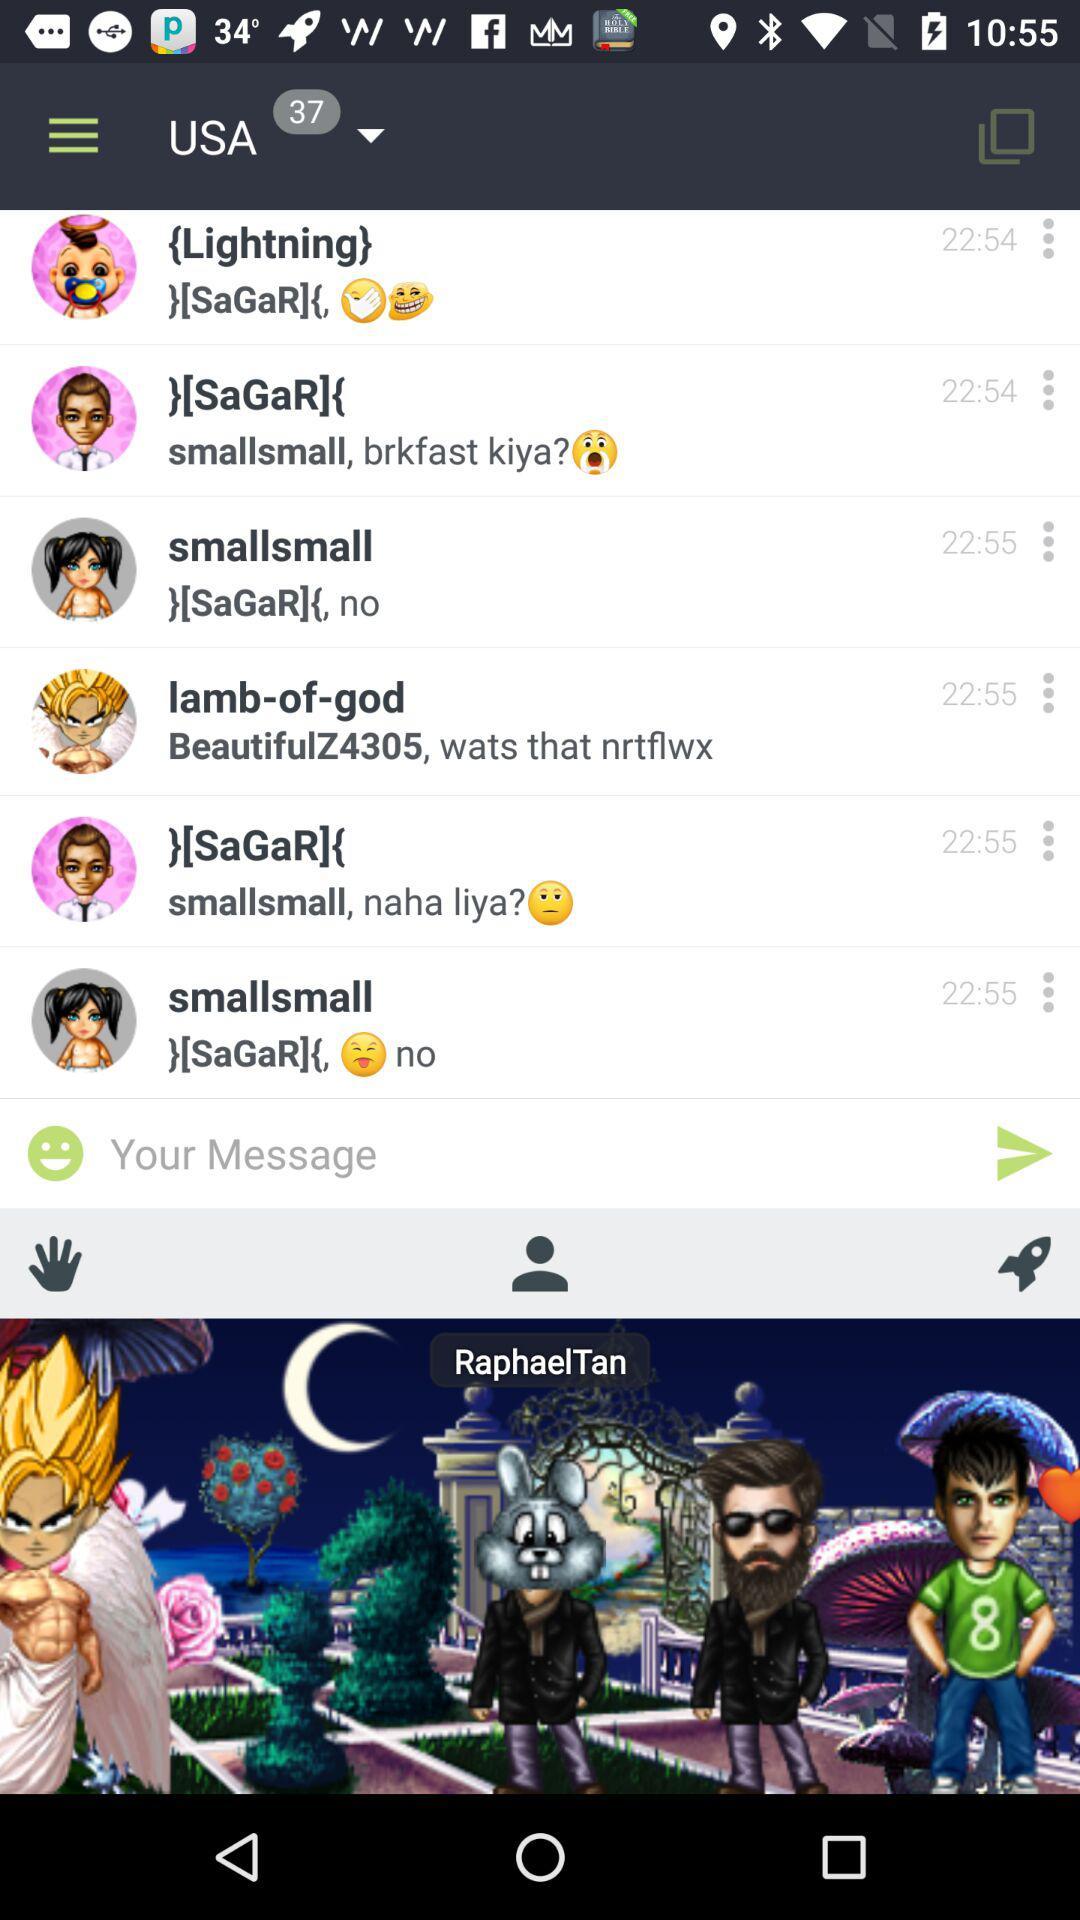 This screenshot has height=1920, width=1080. I want to click on open file description, so click(1047, 541).